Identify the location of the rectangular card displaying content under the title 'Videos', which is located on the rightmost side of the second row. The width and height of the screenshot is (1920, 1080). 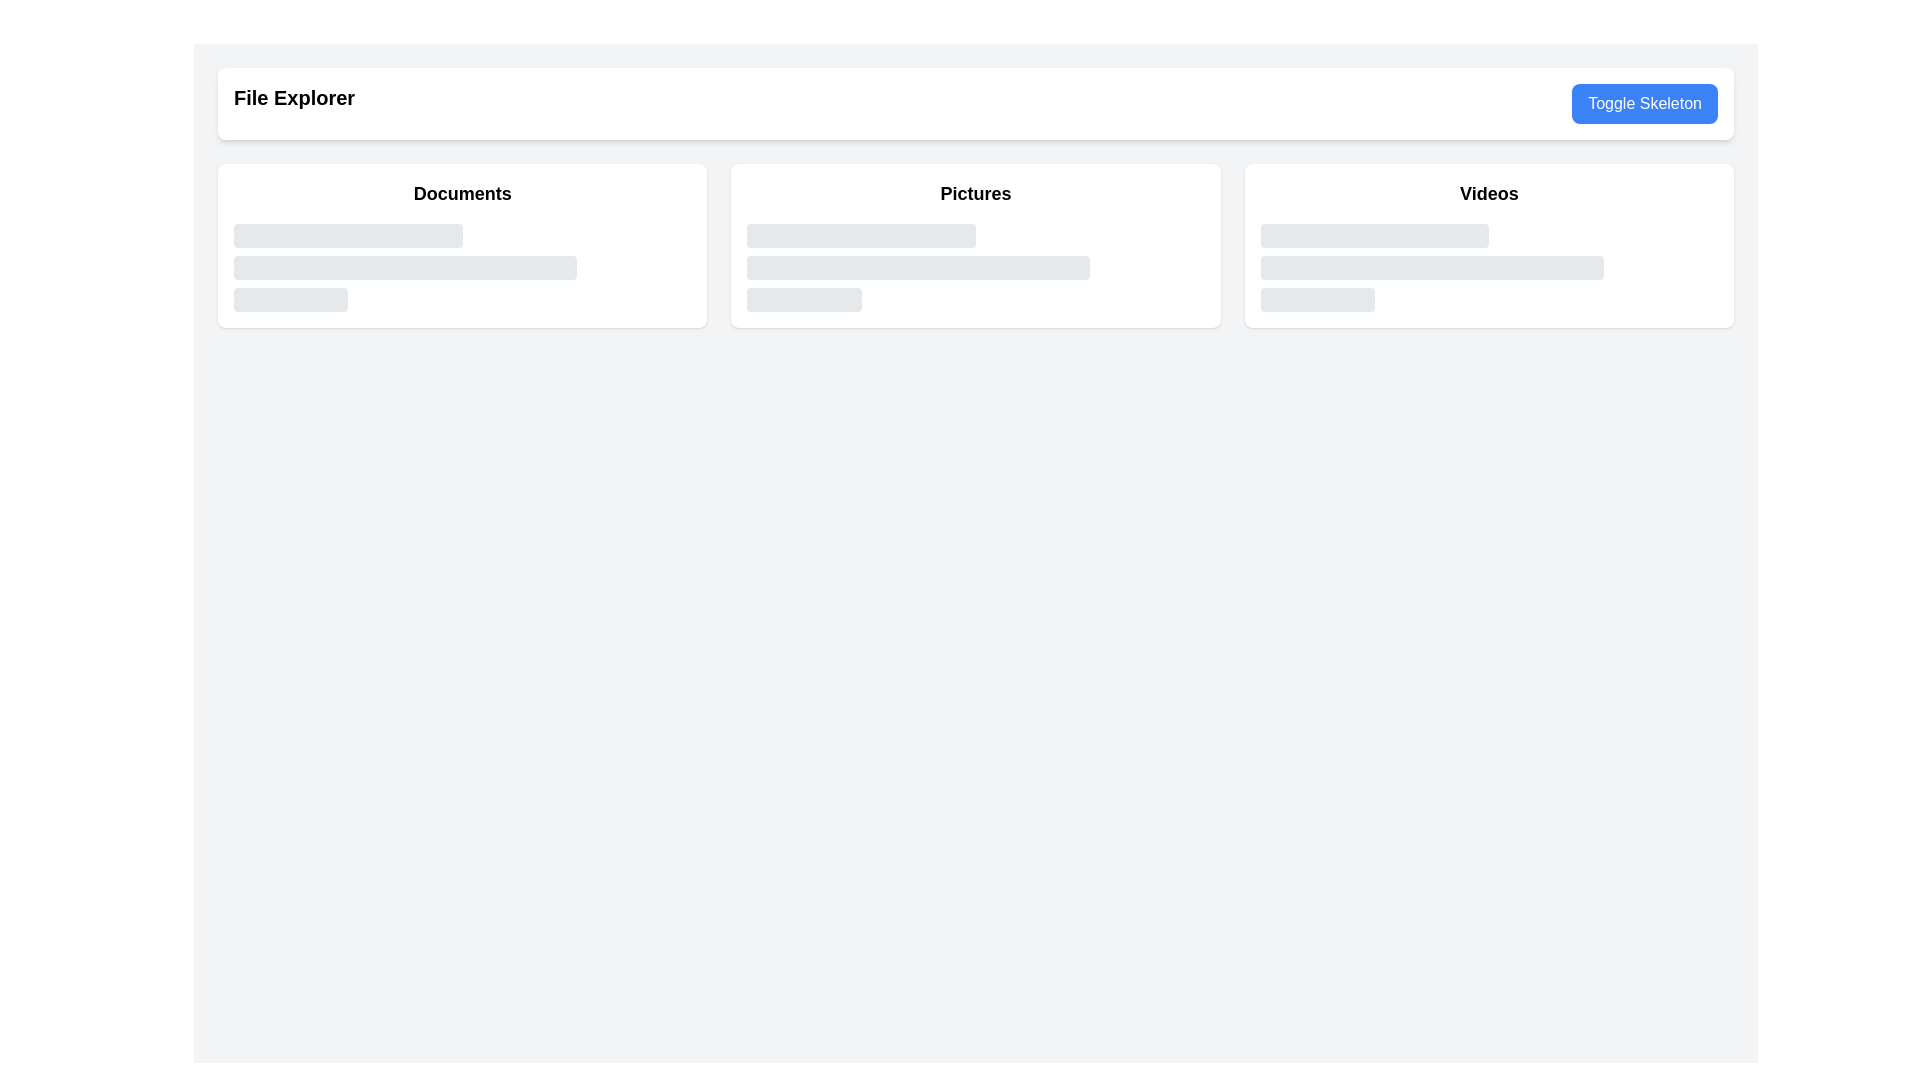
(1489, 245).